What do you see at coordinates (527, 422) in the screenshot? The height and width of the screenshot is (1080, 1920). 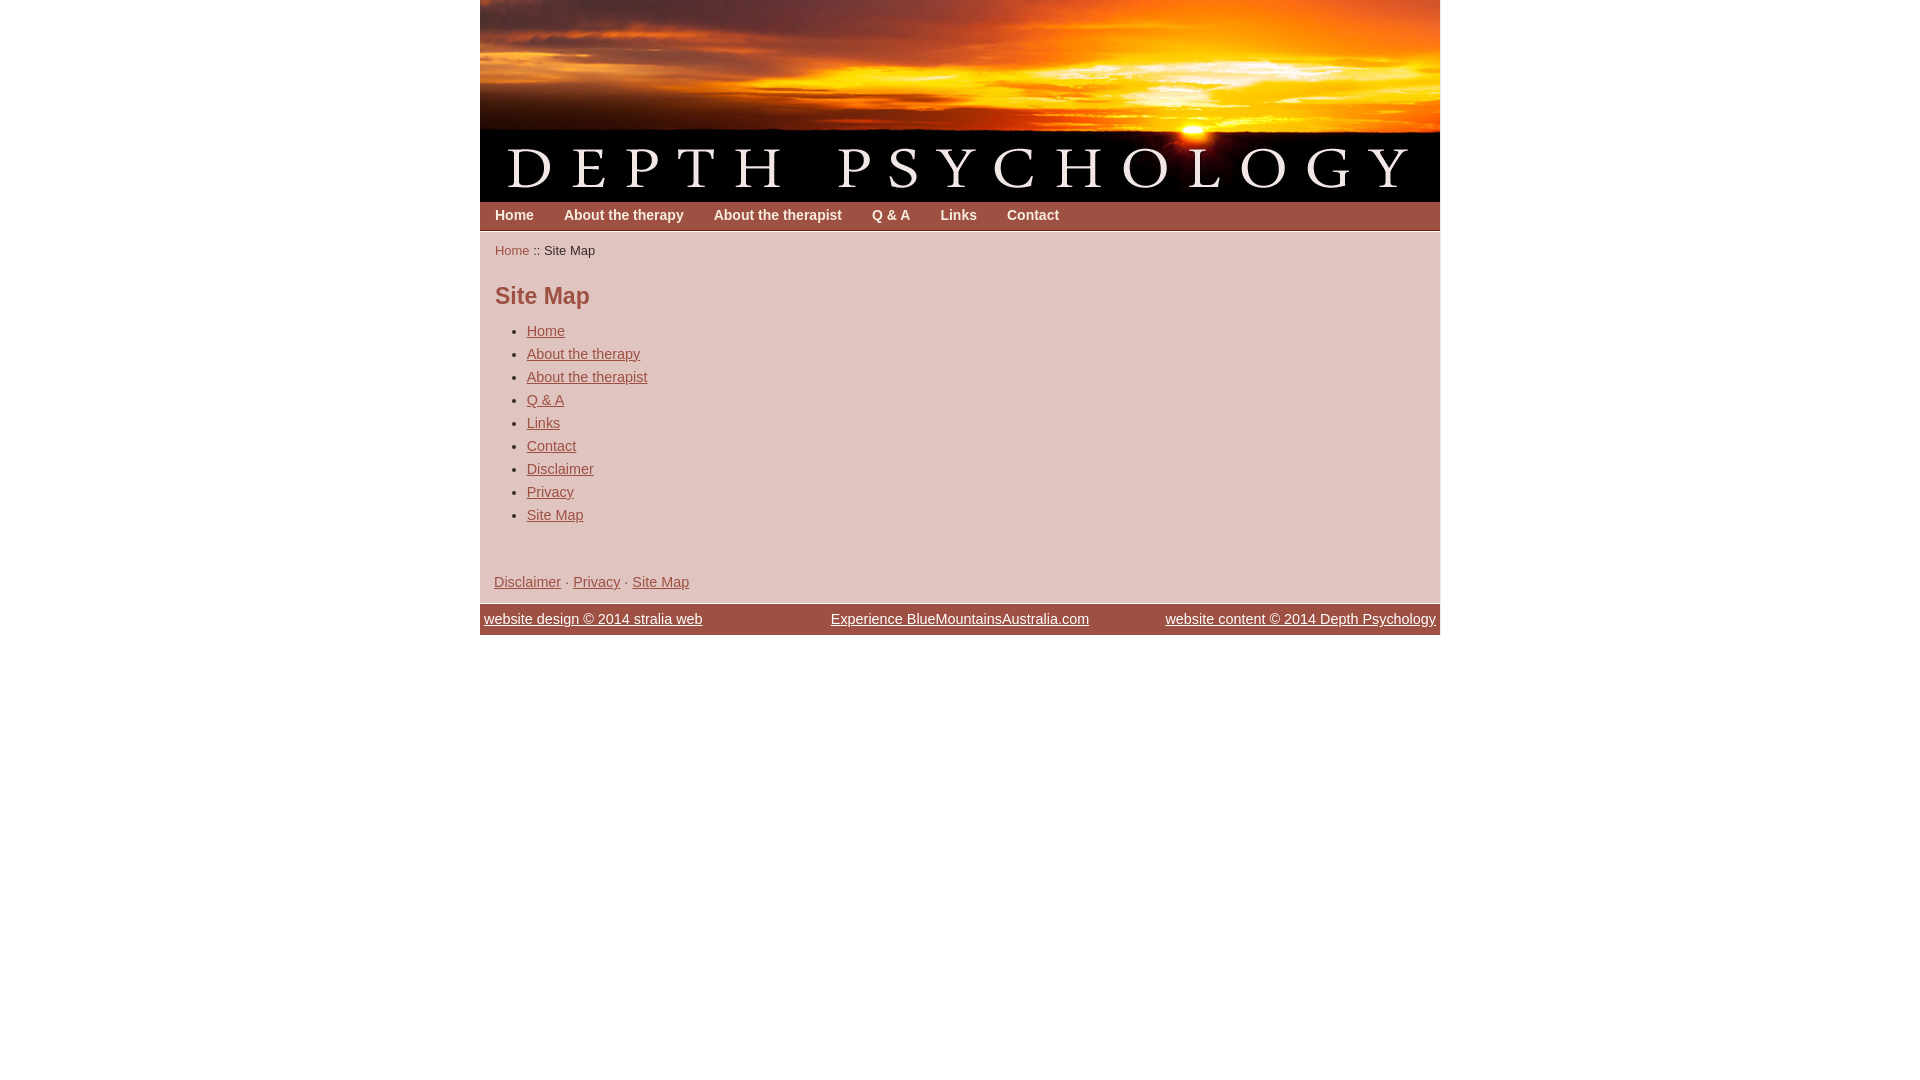 I see `'Links'` at bounding box center [527, 422].